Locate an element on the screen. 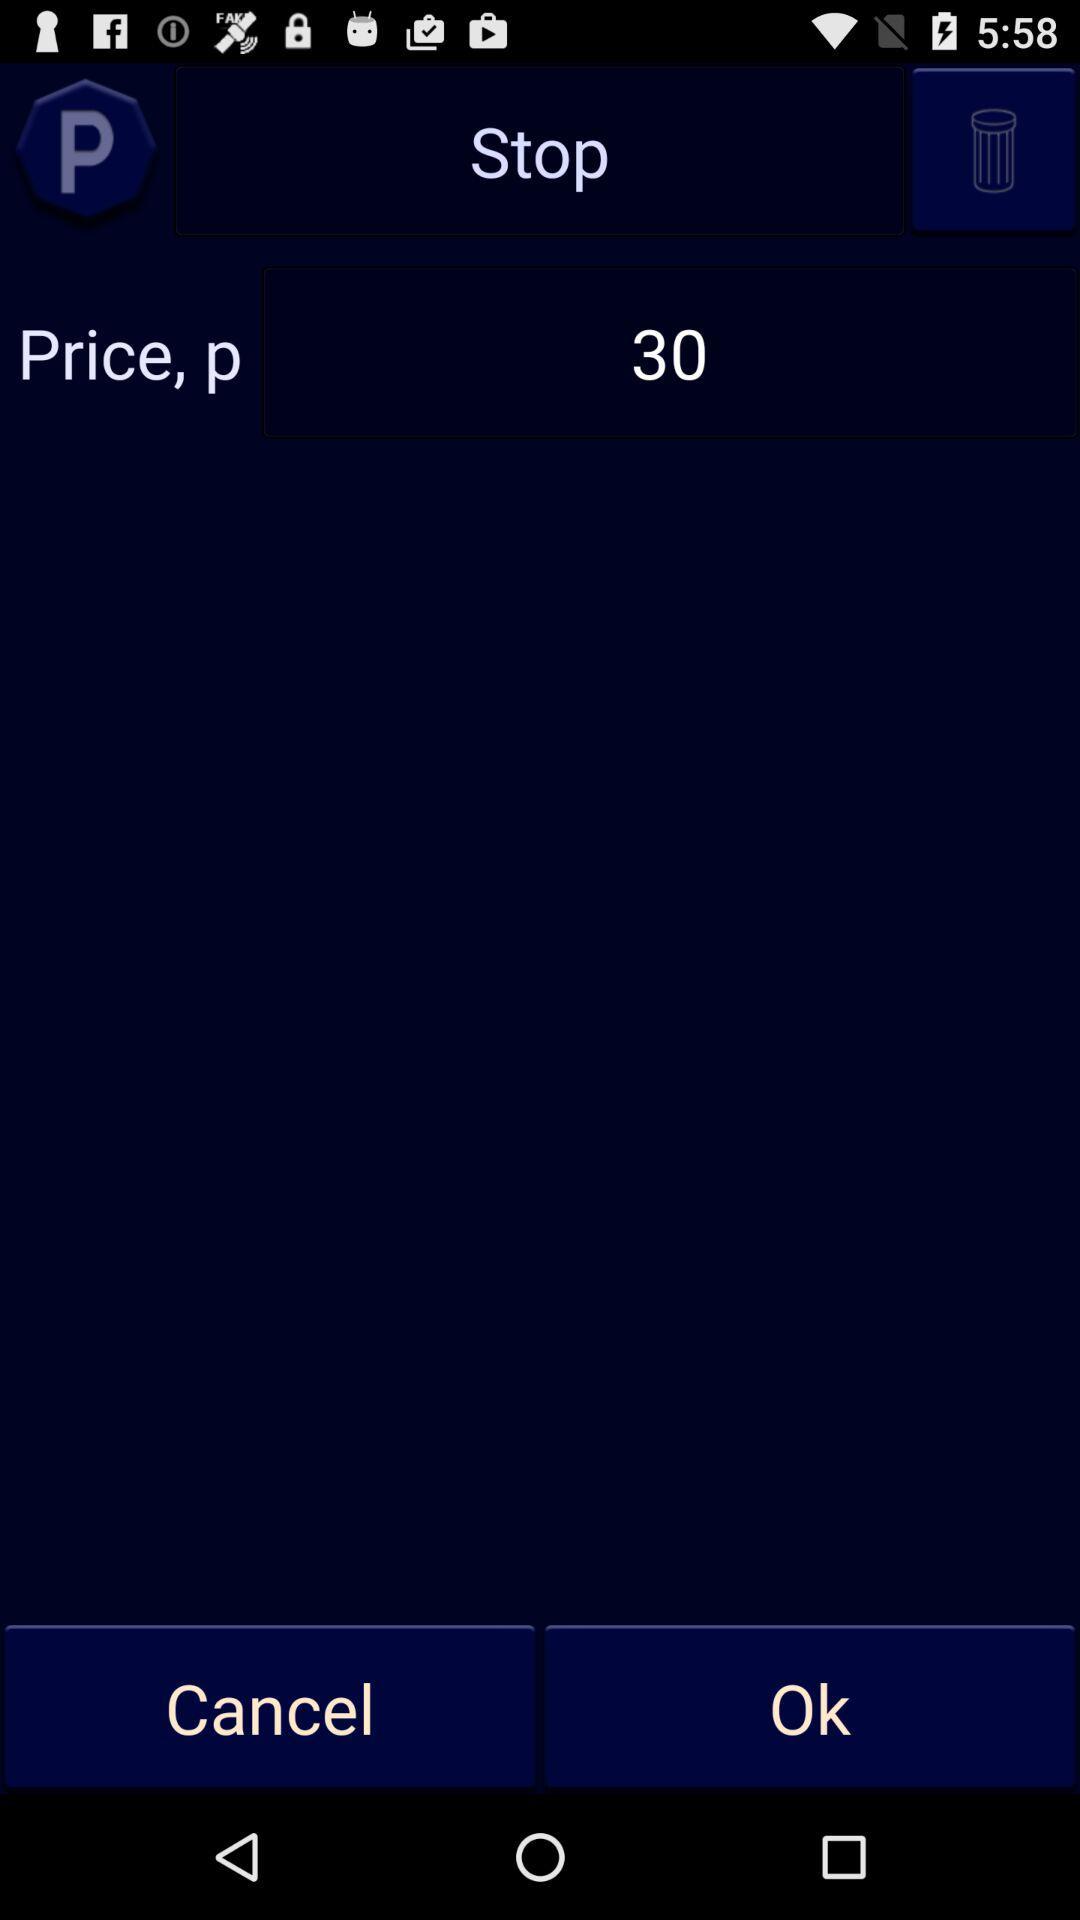 The width and height of the screenshot is (1080, 1920). trash can is located at coordinates (993, 149).